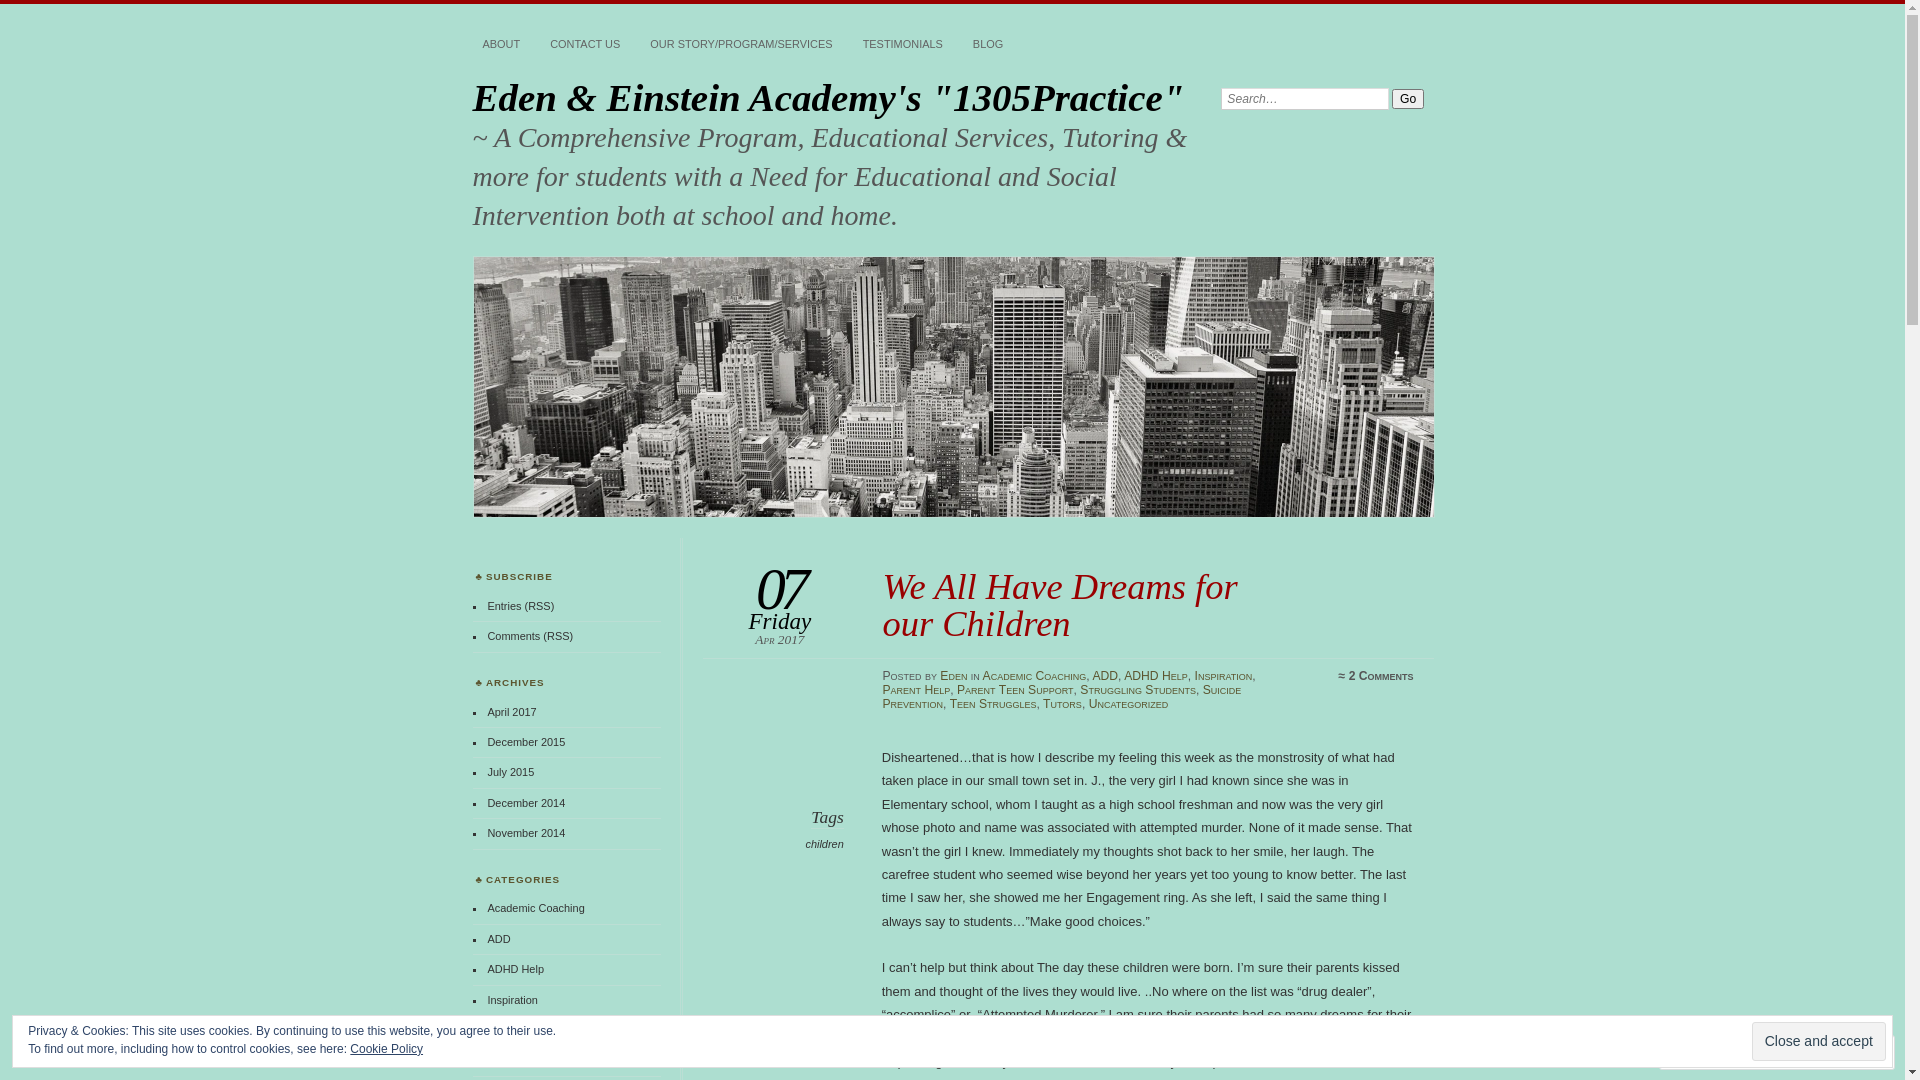  What do you see at coordinates (1223, 675) in the screenshot?
I see `'Inspiration'` at bounding box center [1223, 675].